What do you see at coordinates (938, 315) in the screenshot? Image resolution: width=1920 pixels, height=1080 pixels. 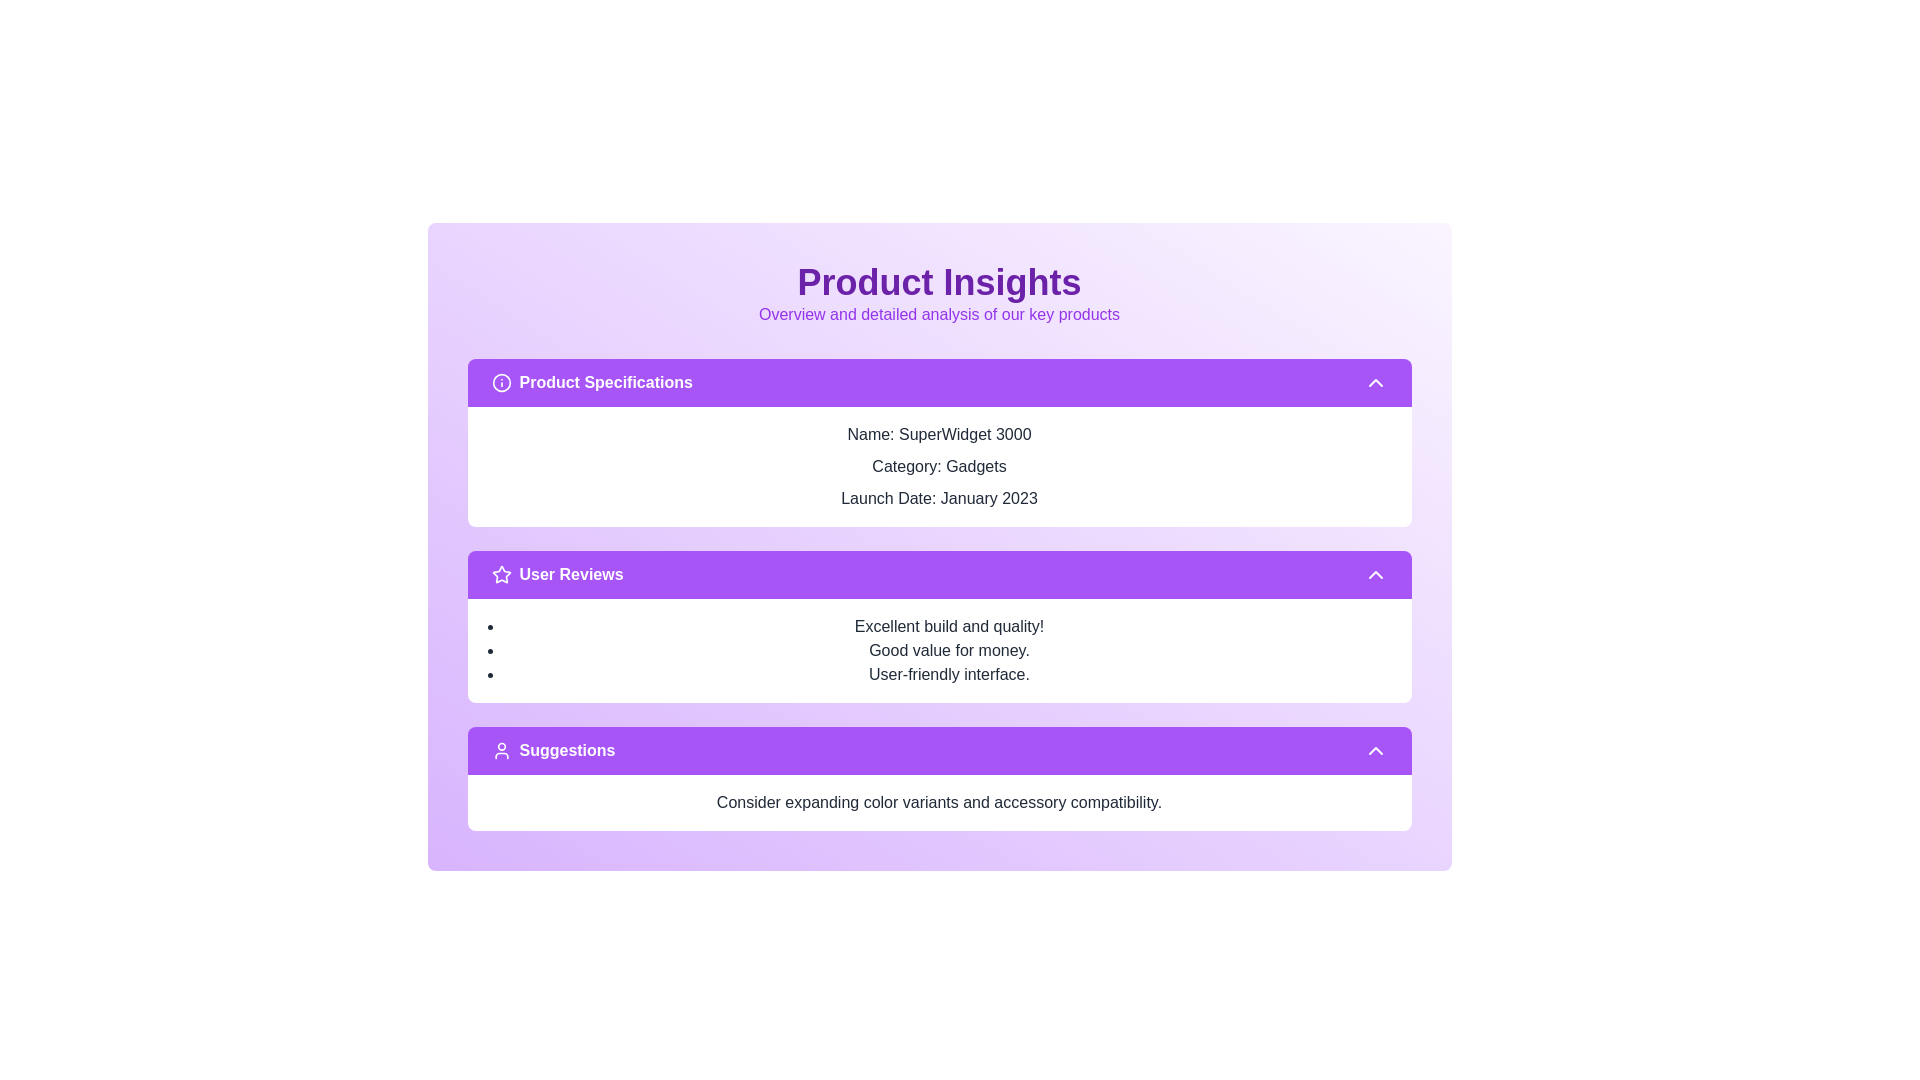 I see `the text label that reads 'Overview and detailed analysis of our key products', which is styled in light purple and positioned directly below 'Product Insights' in the header section` at bounding box center [938, 315].